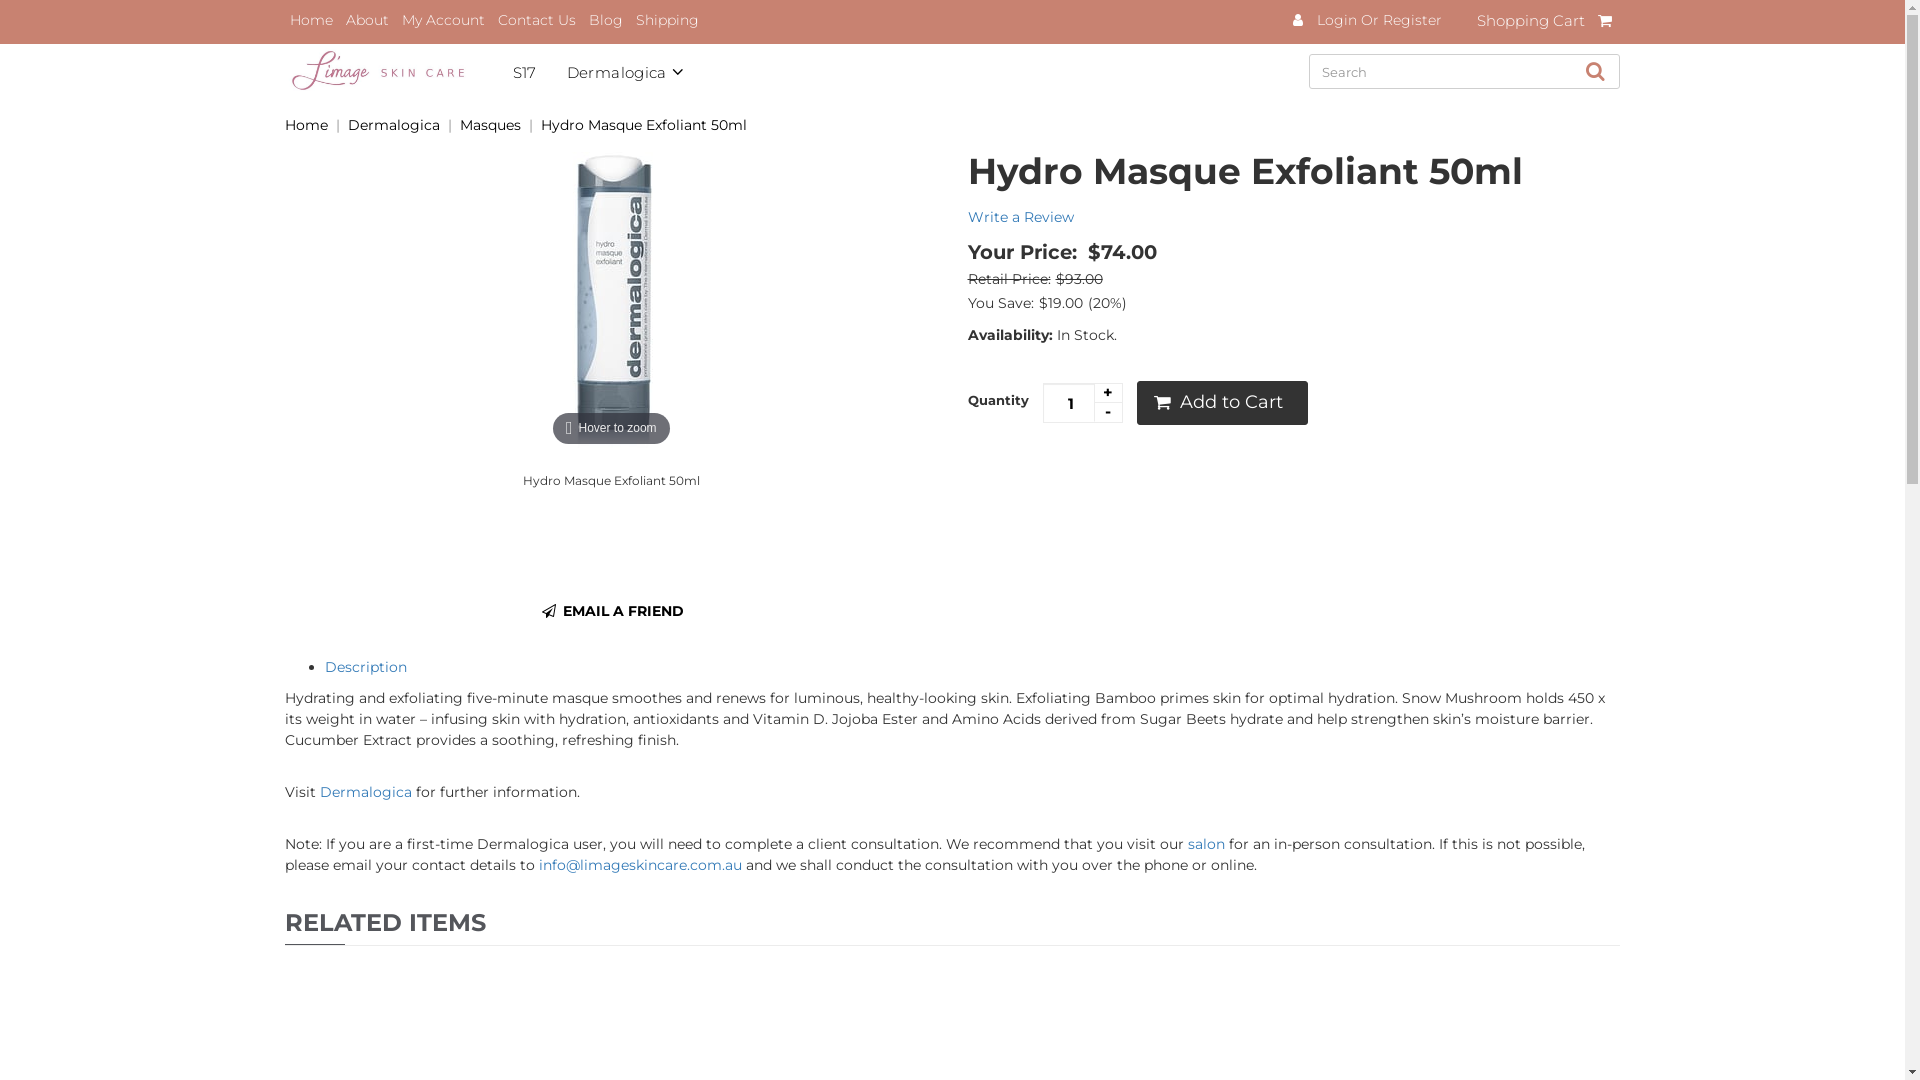 This screenshot has width=1920, height=1080. Describe the element at coordinates (1107, 393) in the screenshot. I see `'+'` at that location.